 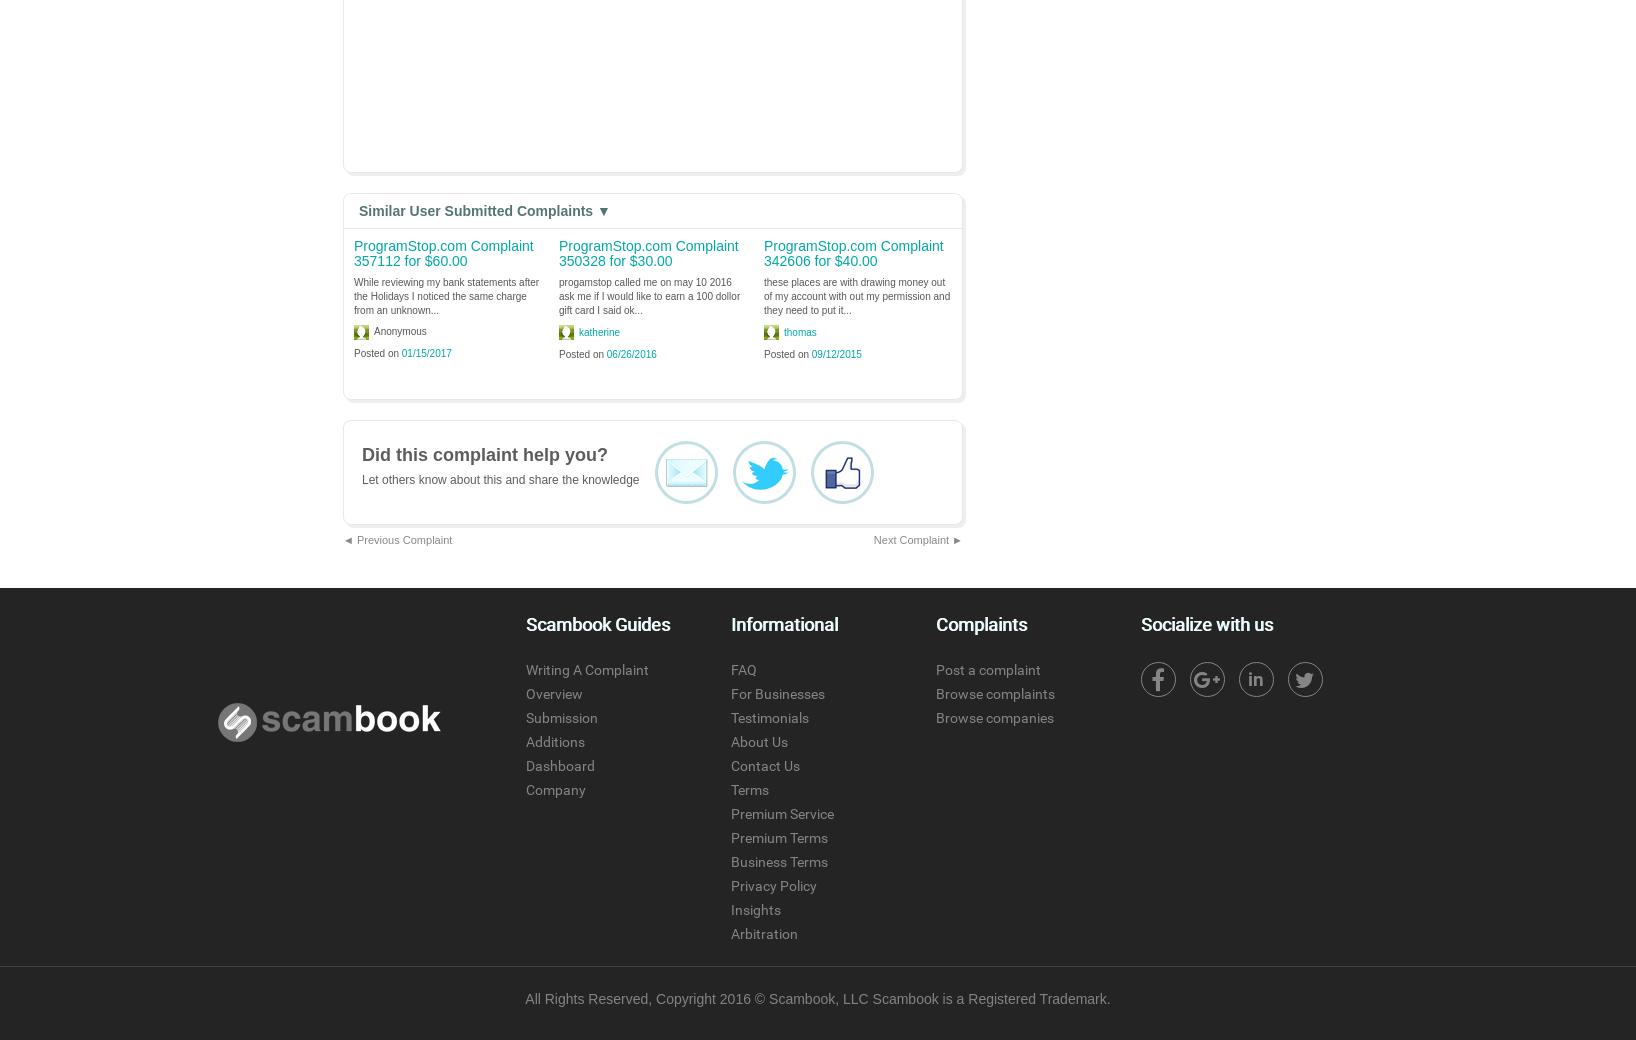 I want to click on 'Submission', so click(x=524, y=718).